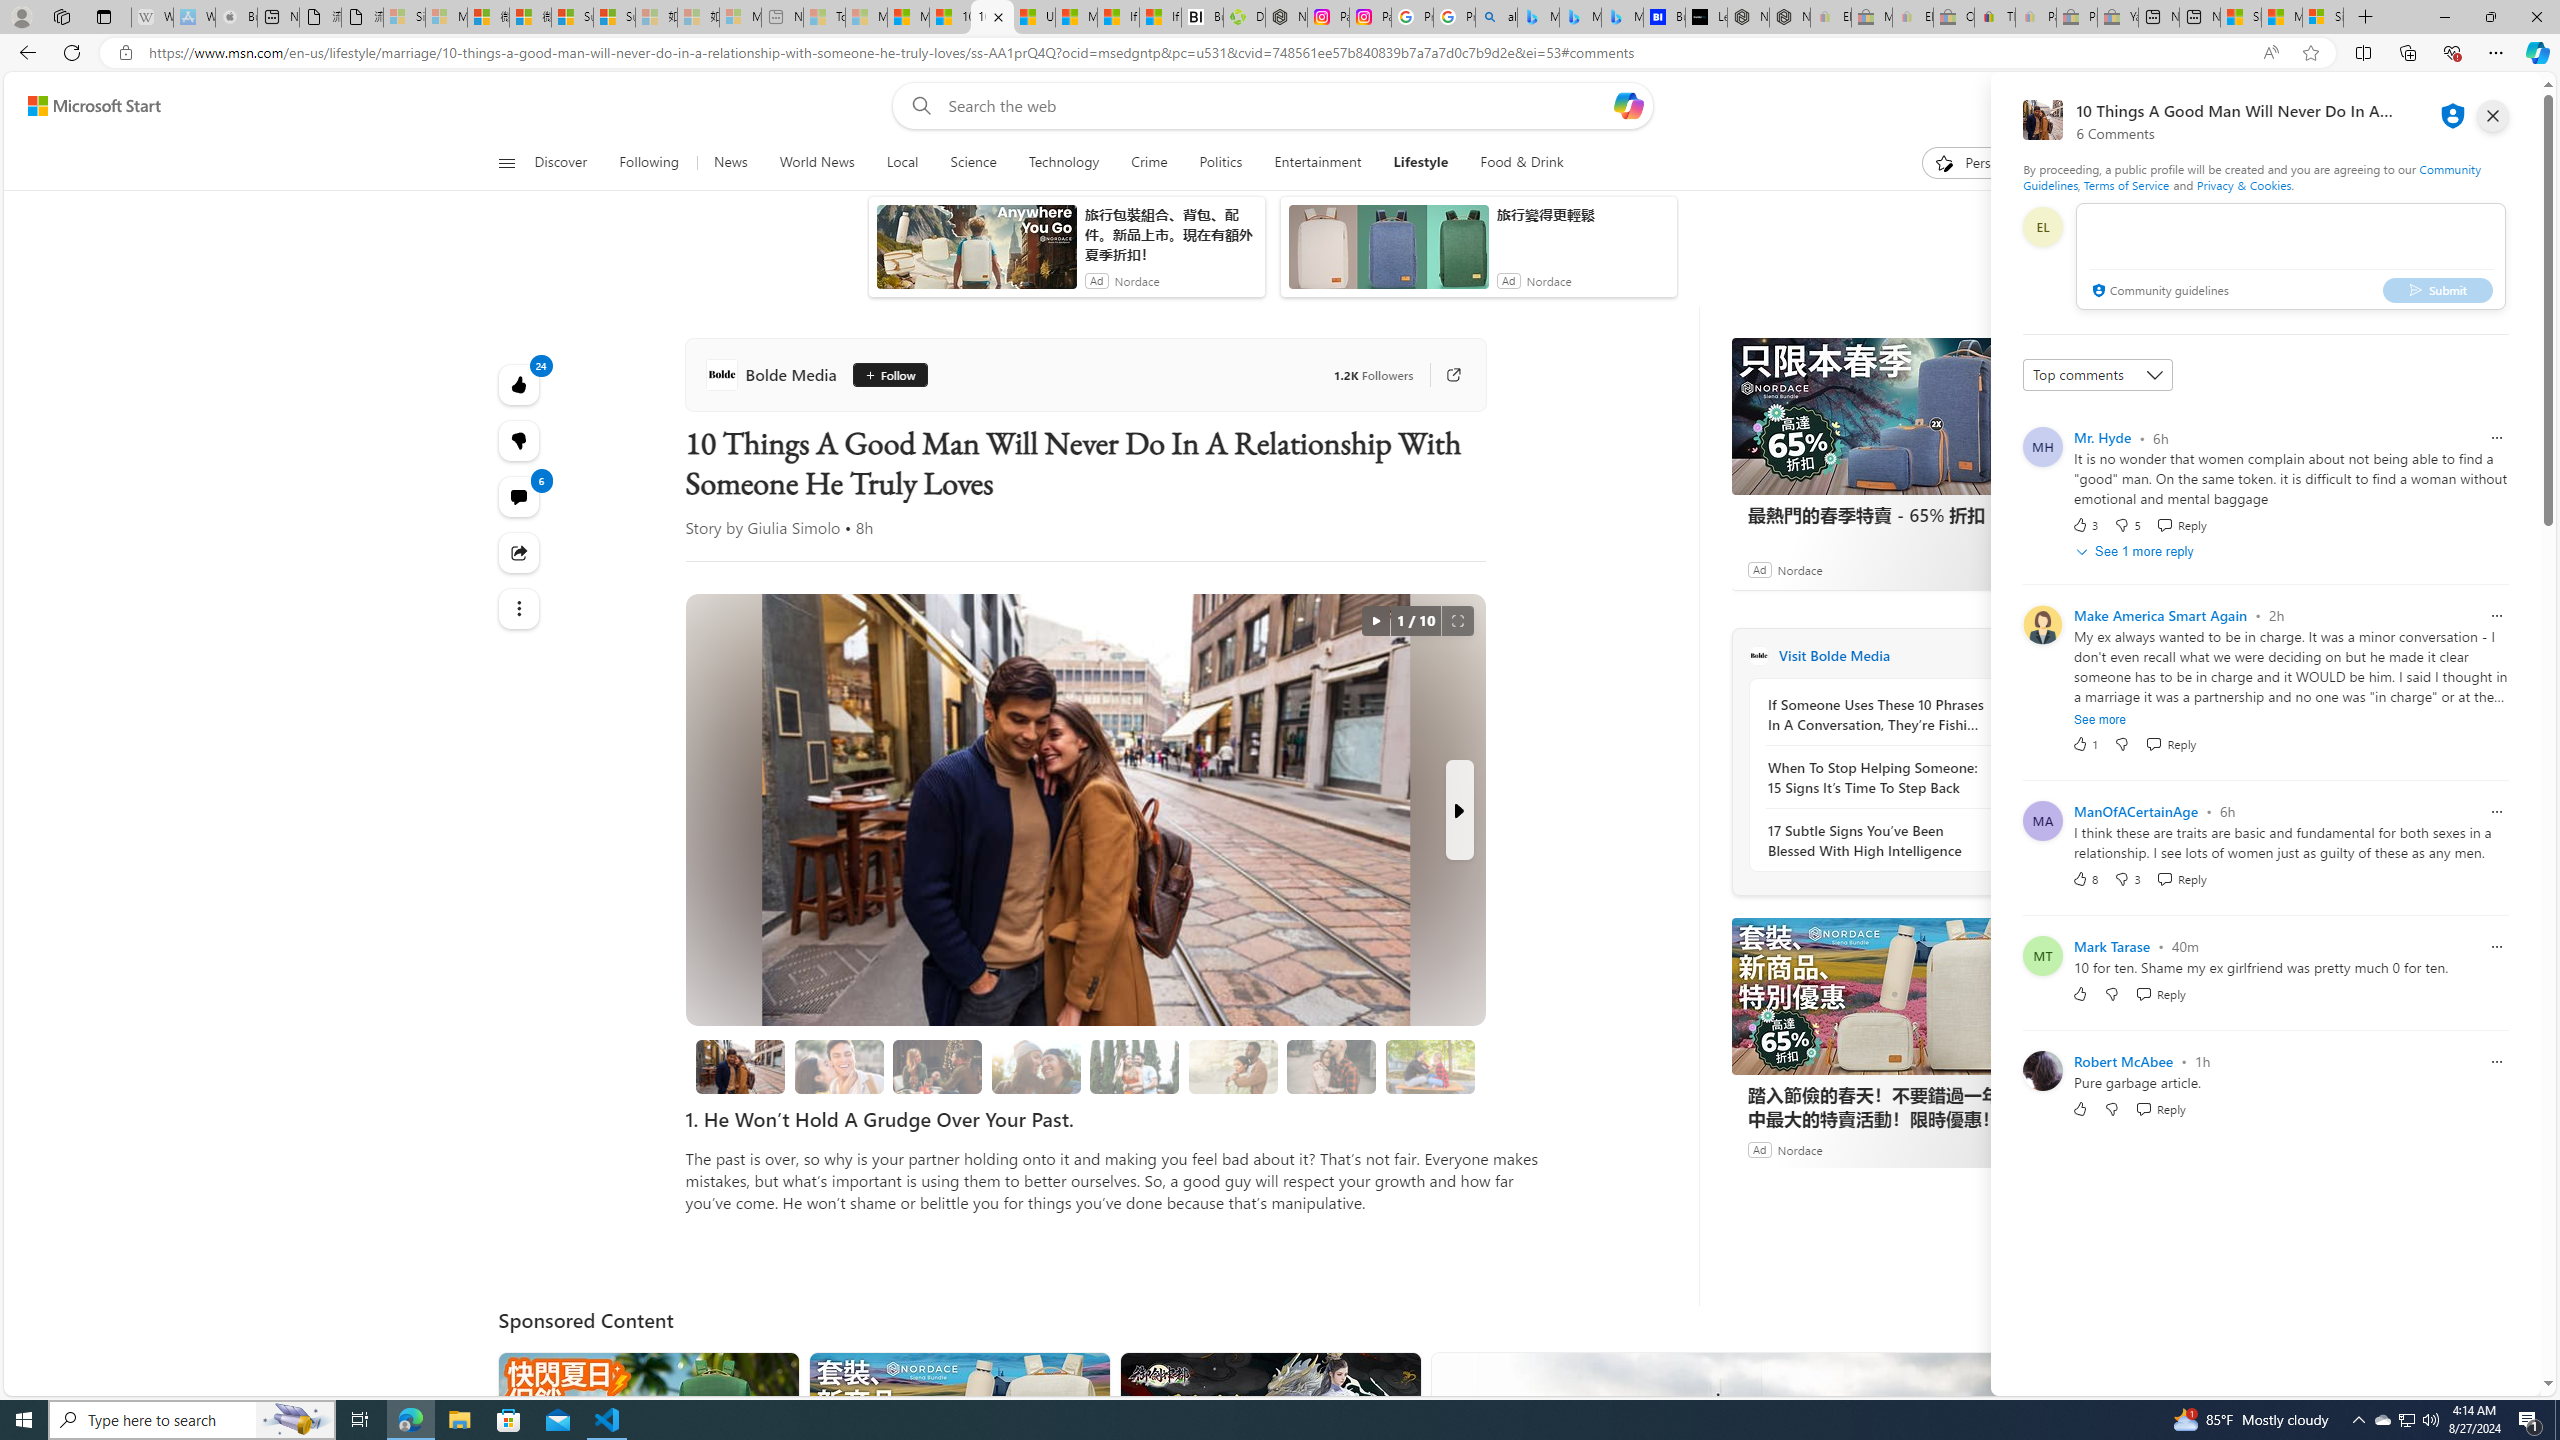 The height and width of the screenshot is (1440, 2560). Describe the element at coordinates (1387, 253) in the screenshot. I see `'anim-content'` at that location.